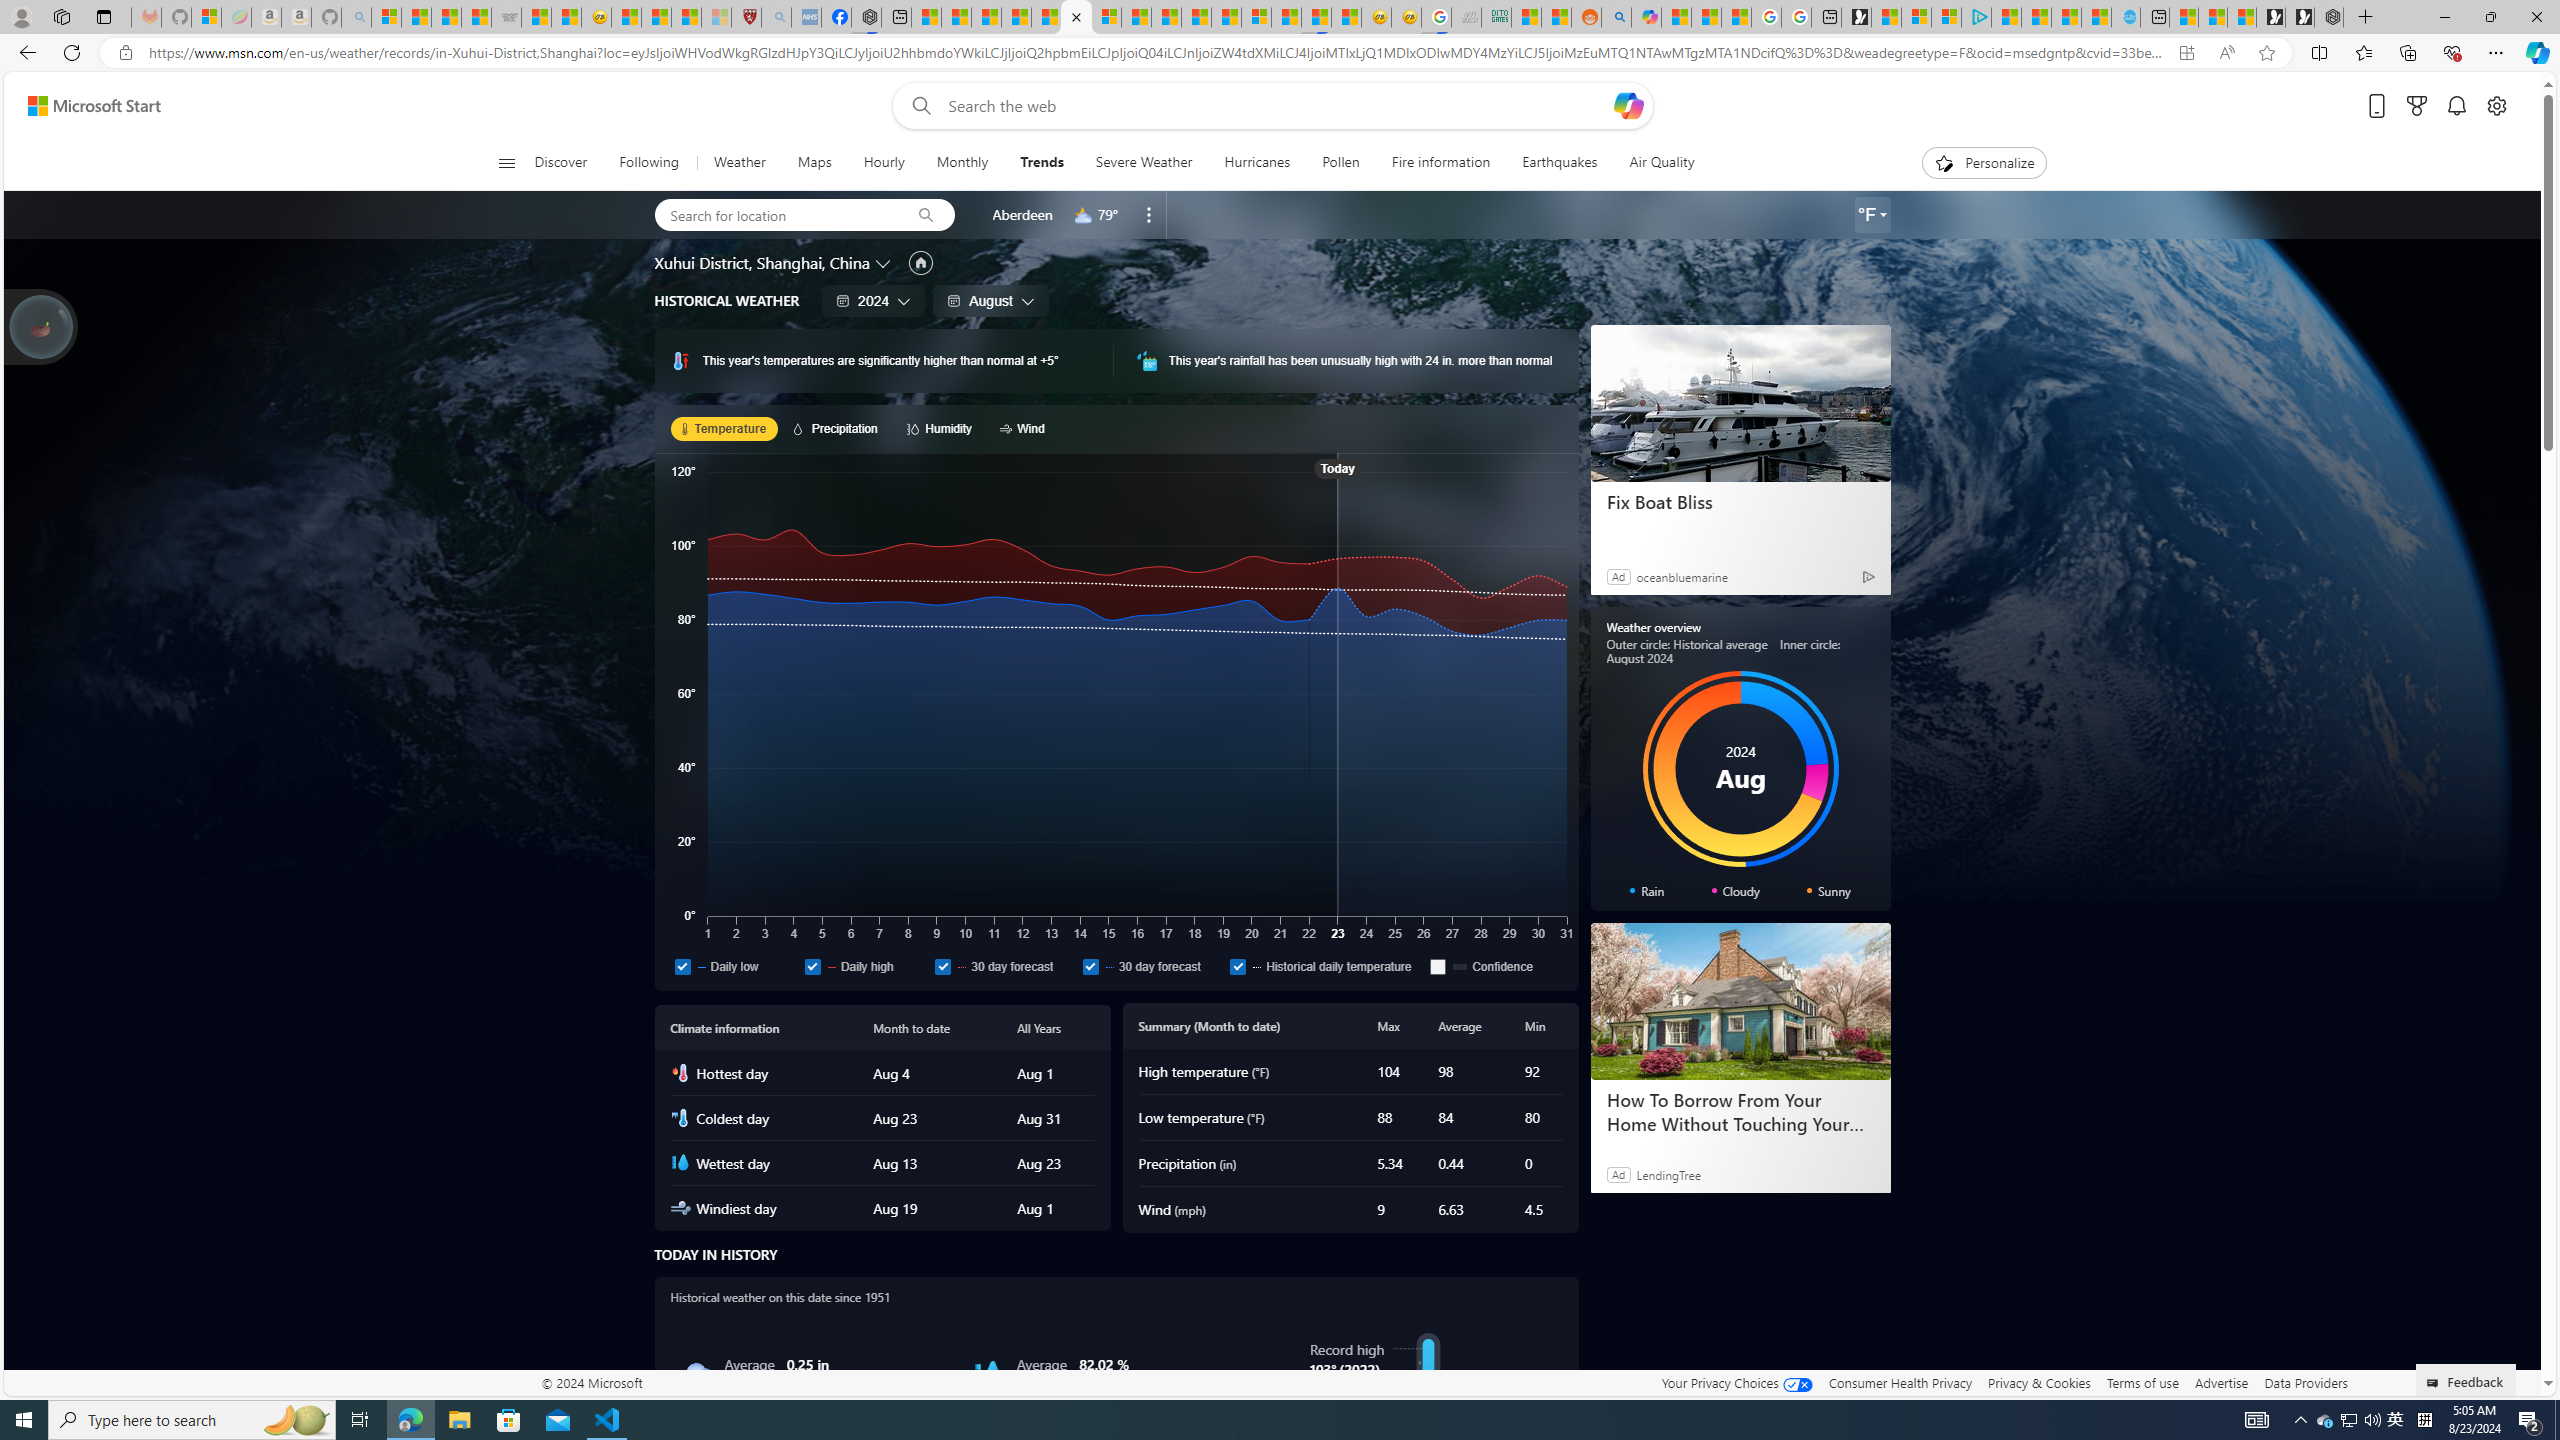 This screenshot has width=2560, height=1440. What do you see at coordinates (1736, 1382) in the screenshot?
I see `'Your Privacy Choices'` at bounding box center [1736, 1382].